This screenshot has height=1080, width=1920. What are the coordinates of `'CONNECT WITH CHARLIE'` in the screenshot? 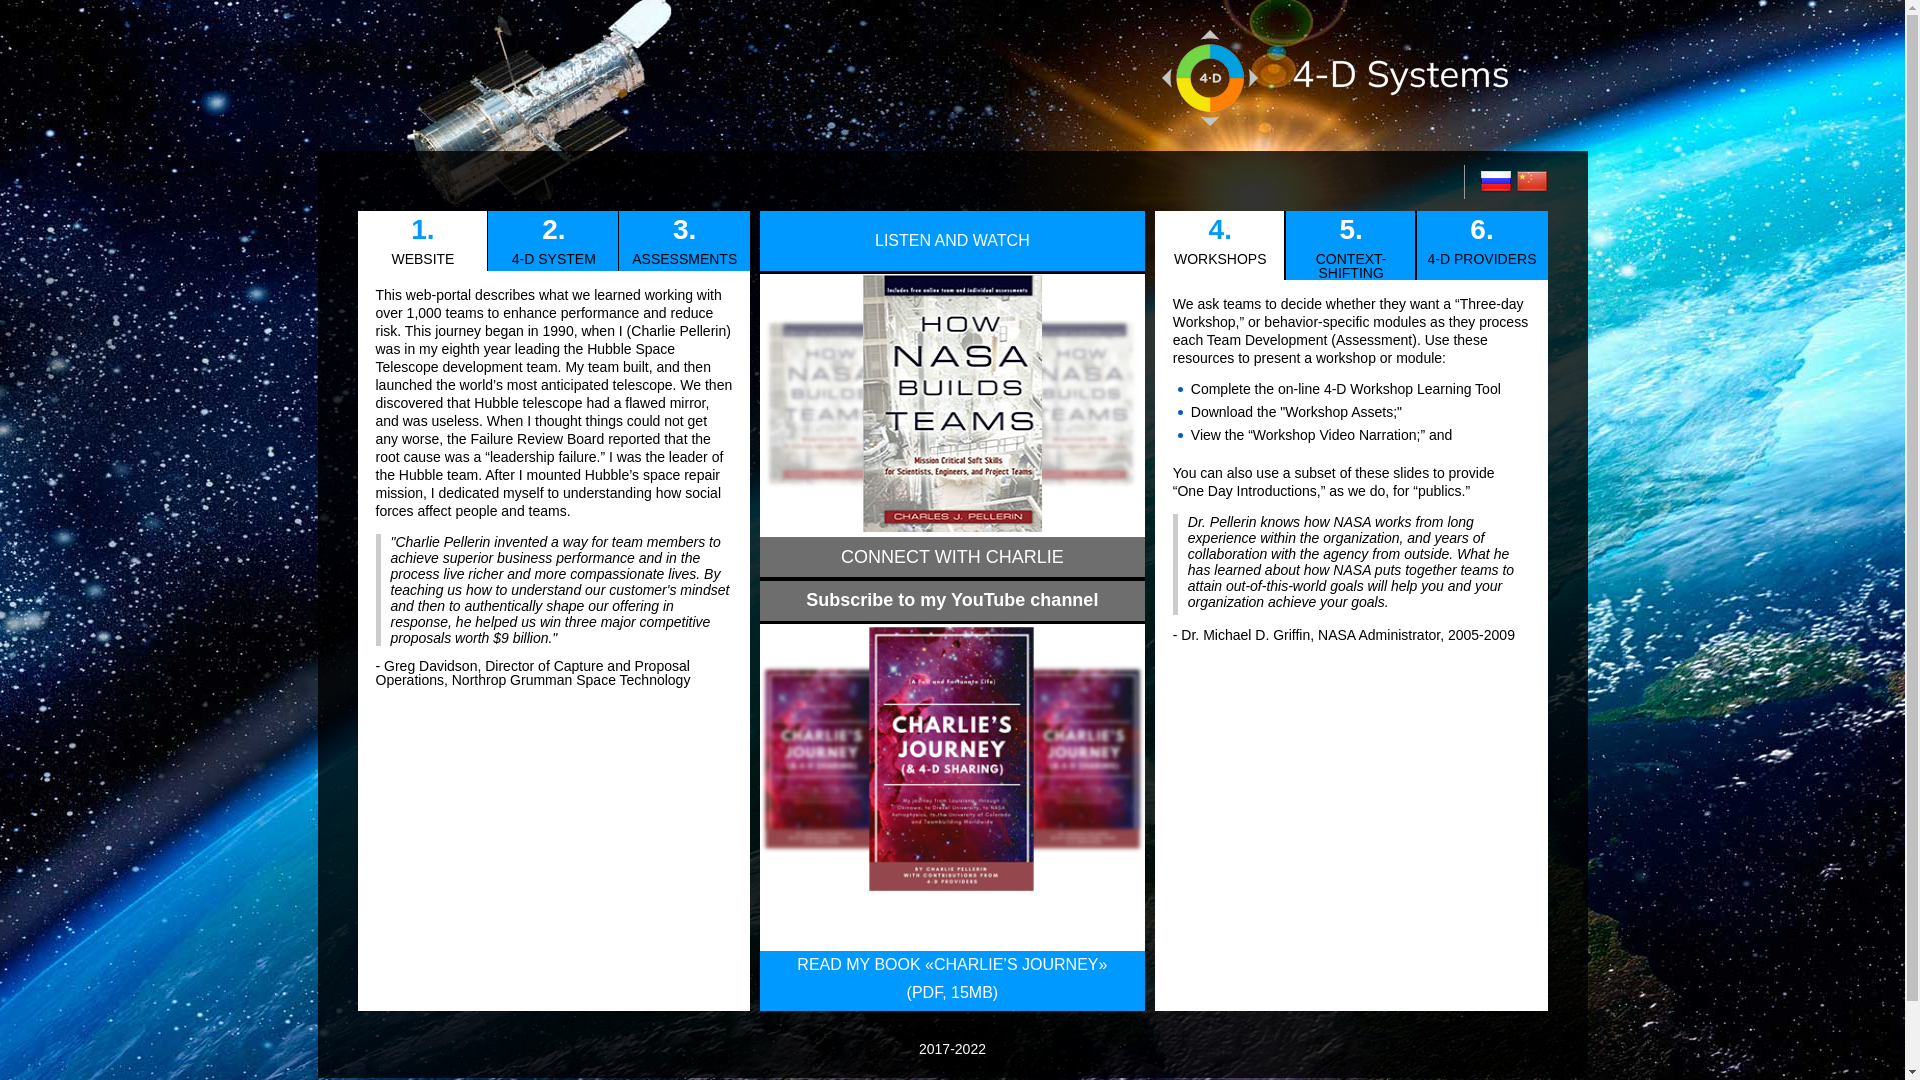 It's located at (950, 559).